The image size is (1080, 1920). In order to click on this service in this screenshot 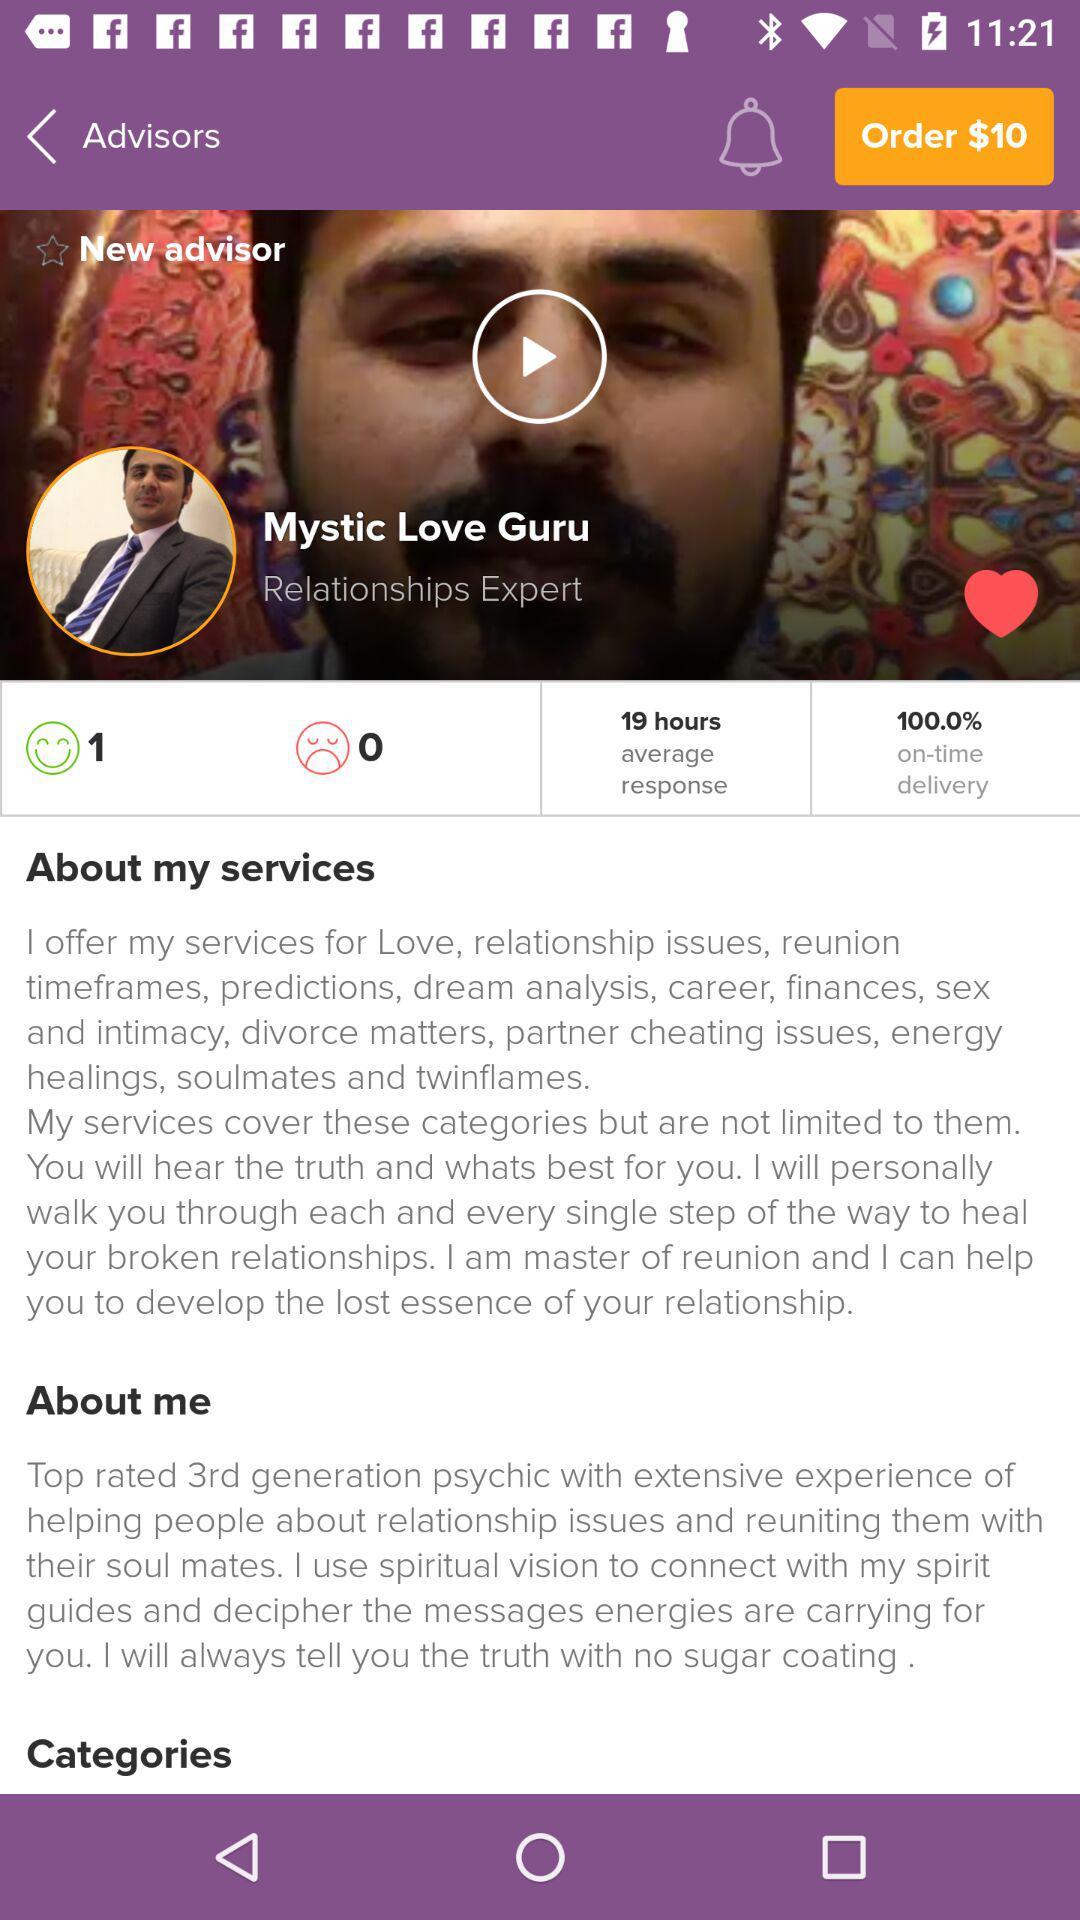, I will do `click(1001, 602)`.